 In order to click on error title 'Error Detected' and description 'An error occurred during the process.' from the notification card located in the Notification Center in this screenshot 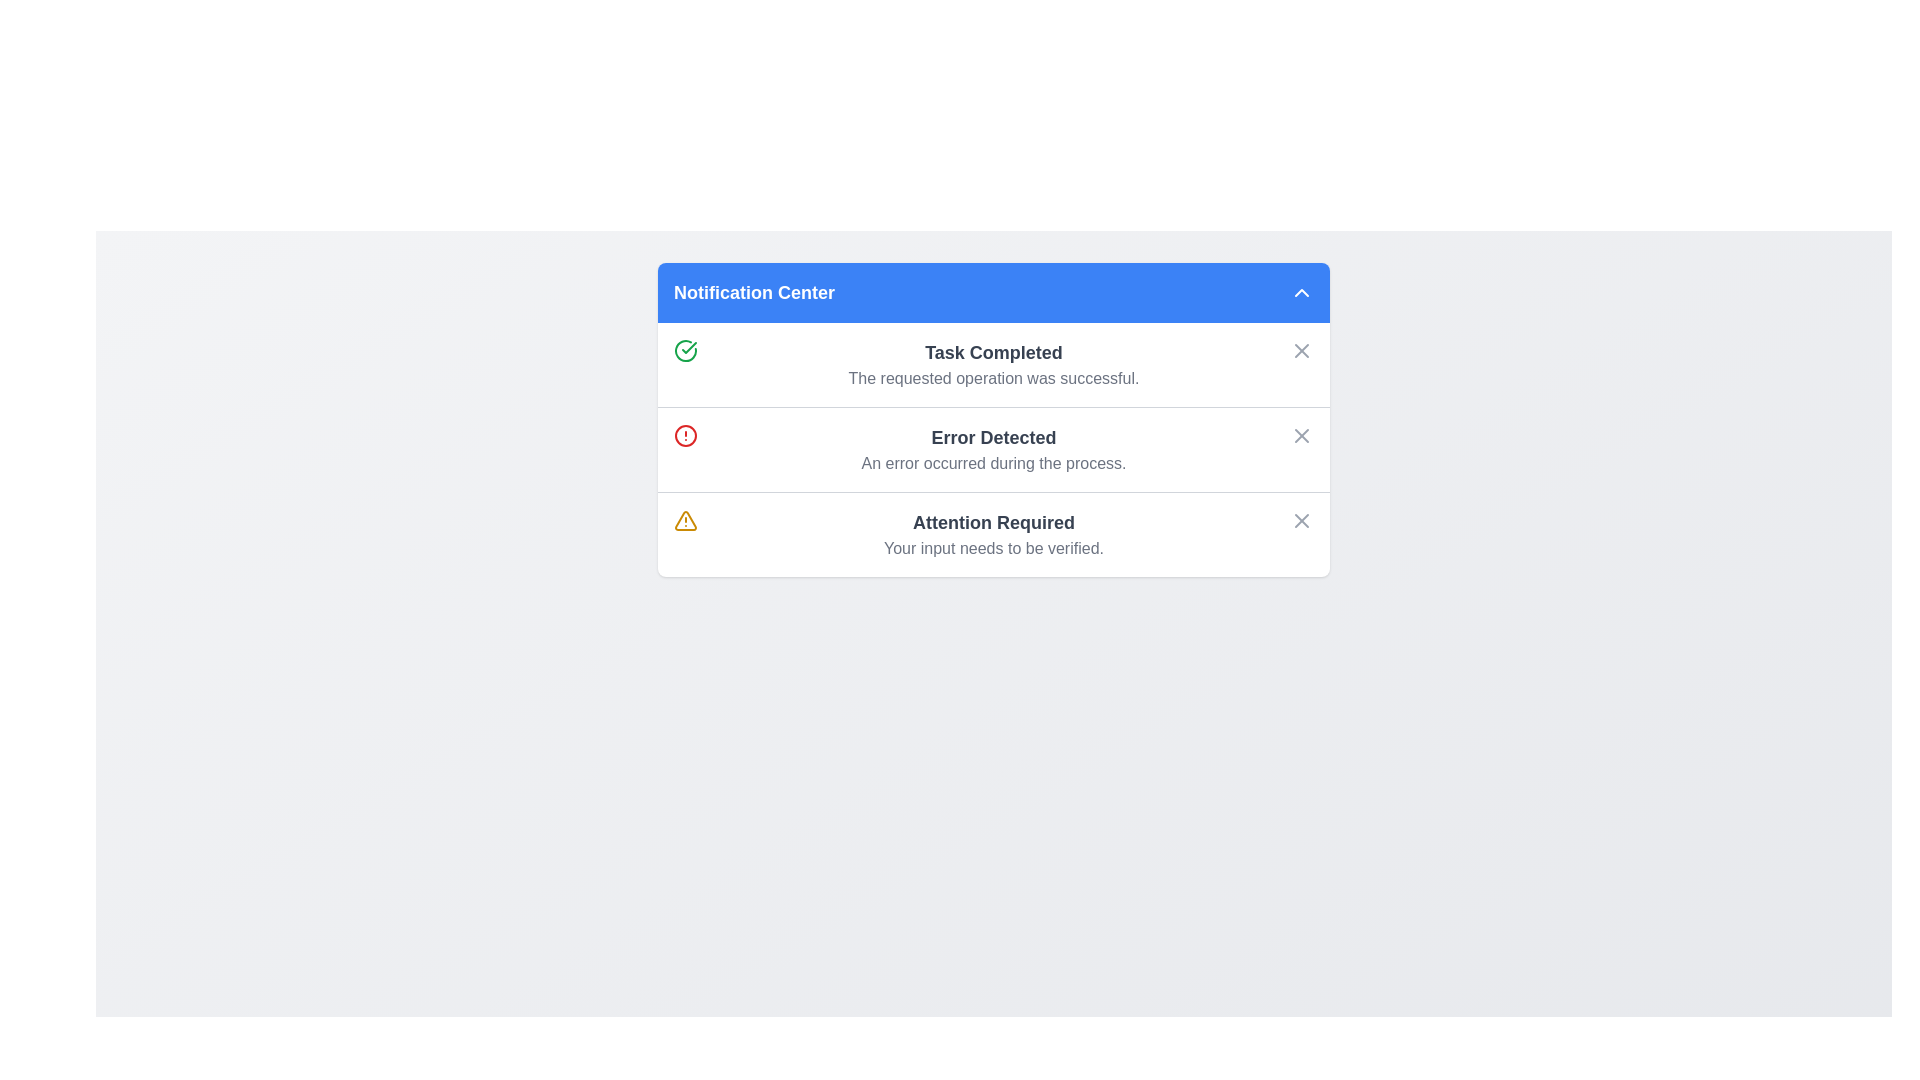, I will do `click(993, 448)`.